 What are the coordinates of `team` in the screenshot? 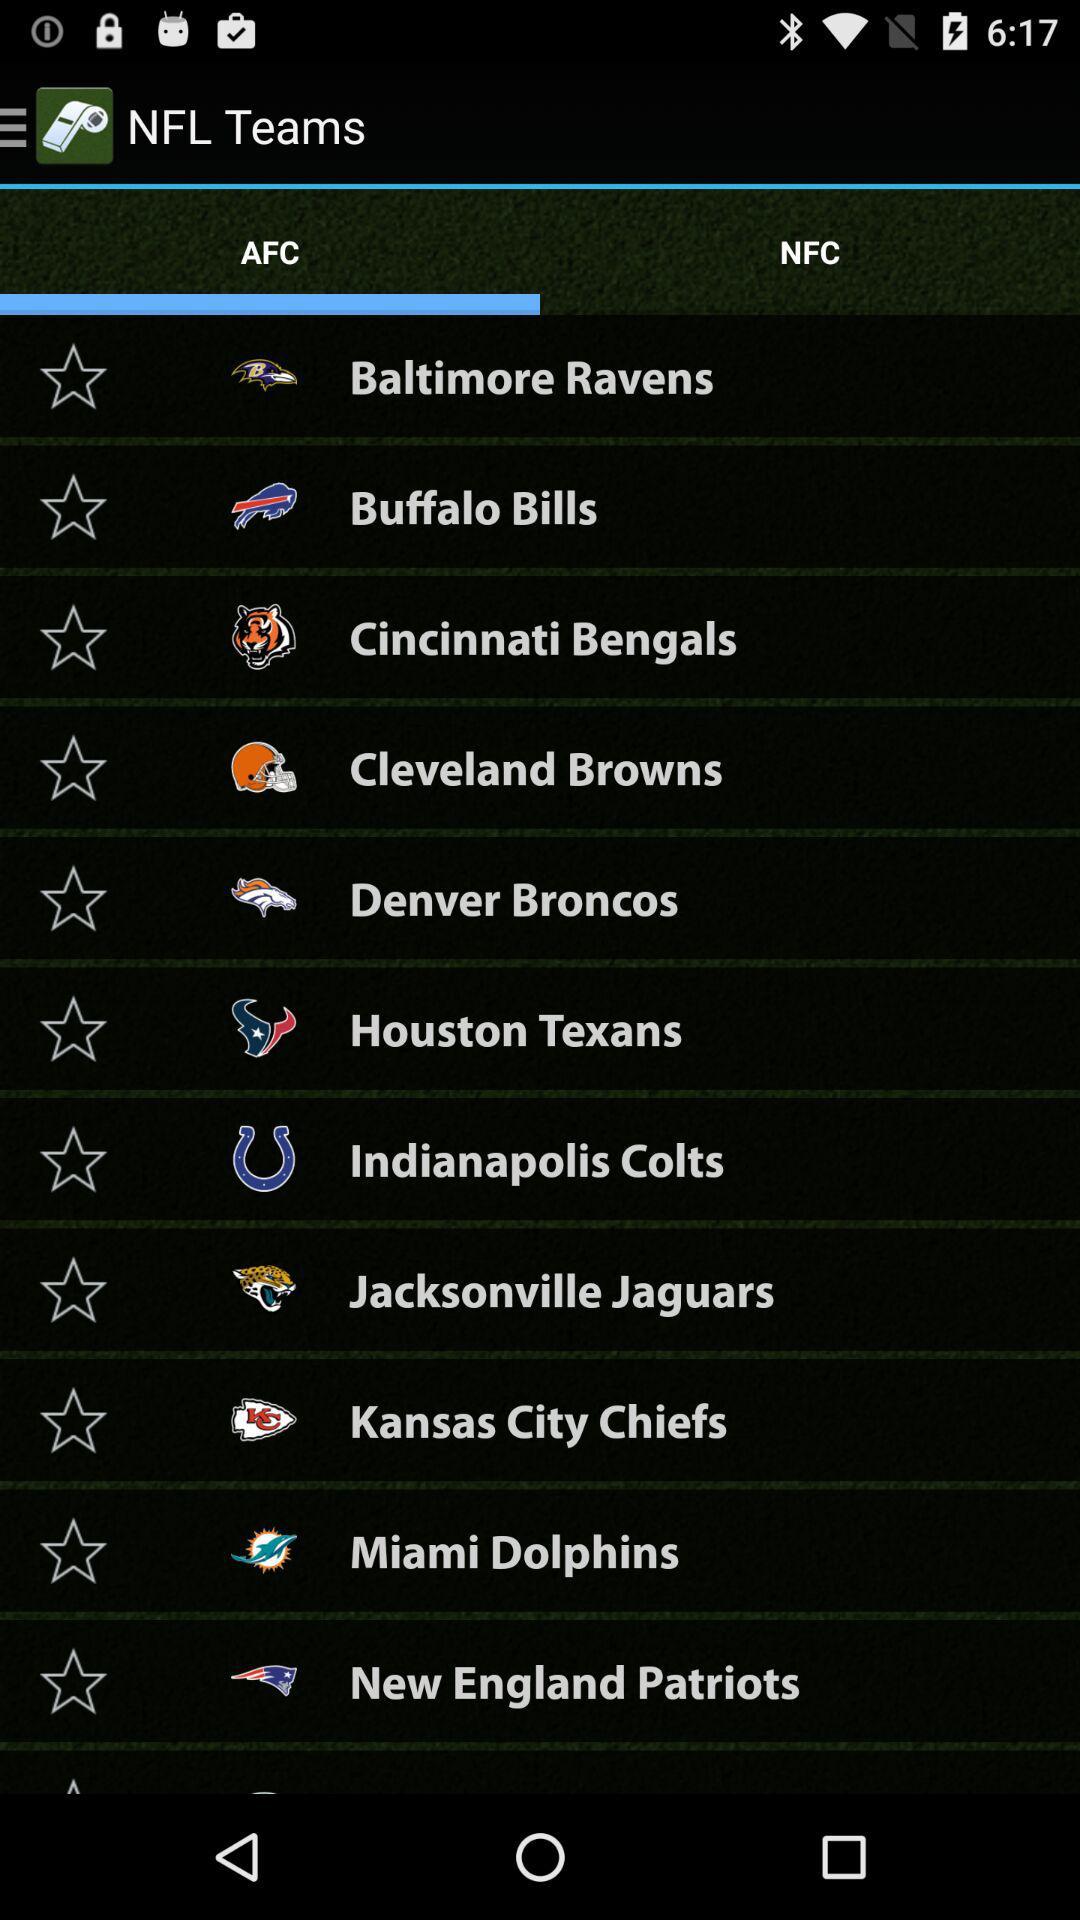 It's located at (72, 1418).